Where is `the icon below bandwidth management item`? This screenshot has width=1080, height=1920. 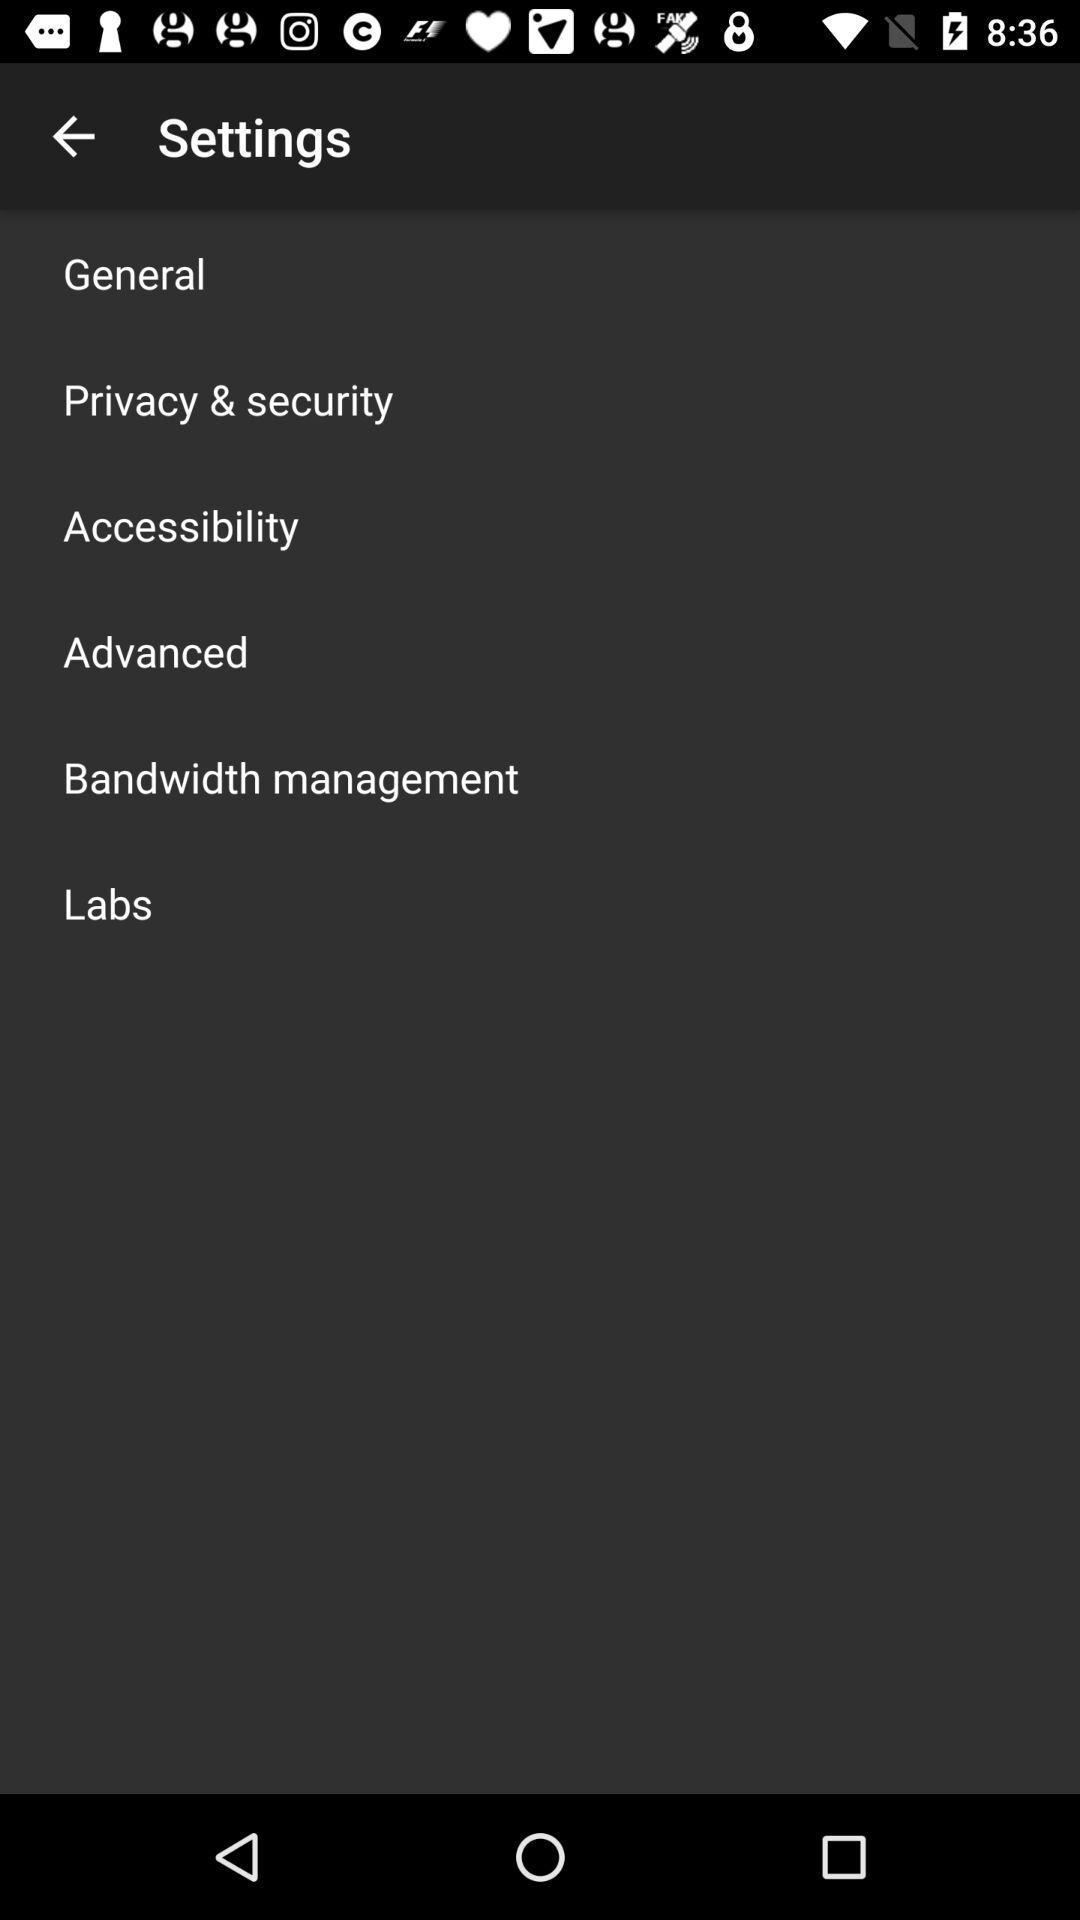 the icon below bandwidth management item is located at coordinates (108, 901).